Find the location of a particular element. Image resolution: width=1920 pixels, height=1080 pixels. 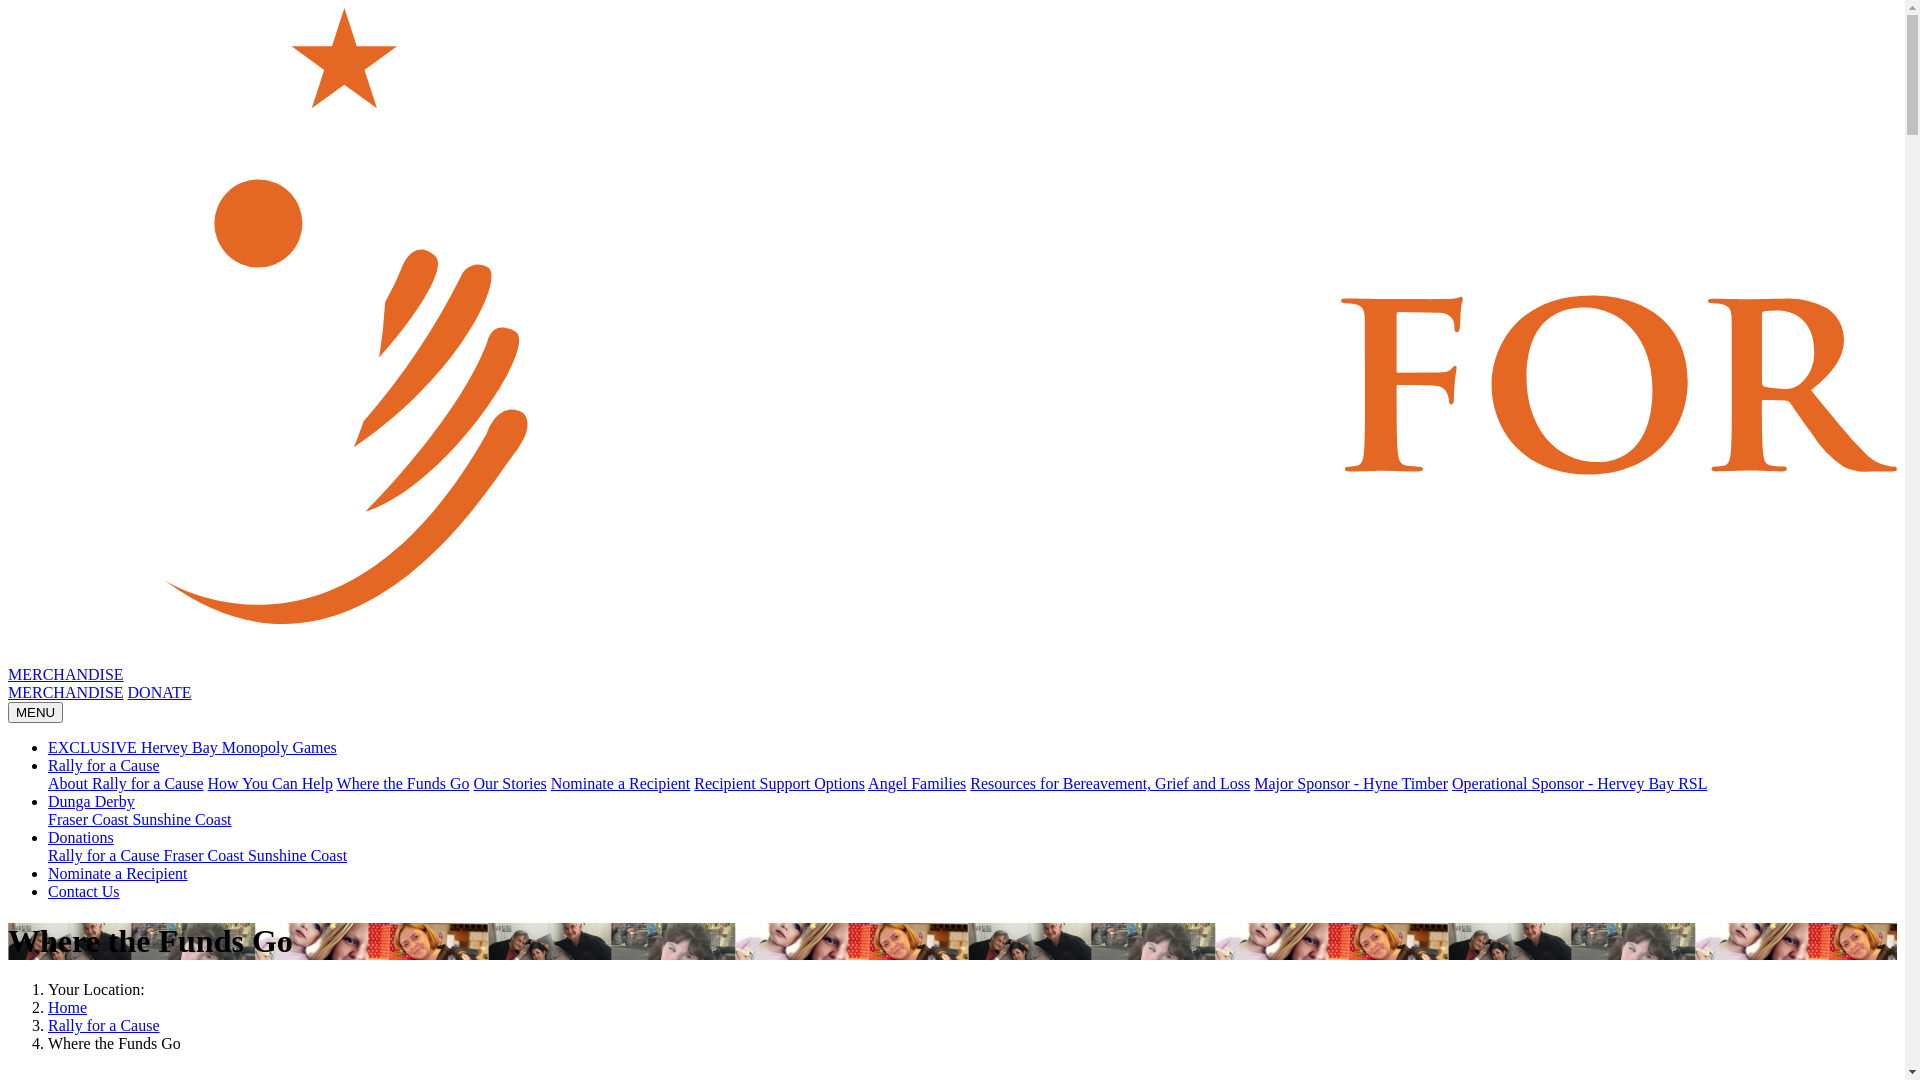

'Major Sponsor - Hyne Timber' is located at coordinates (1350, 782).